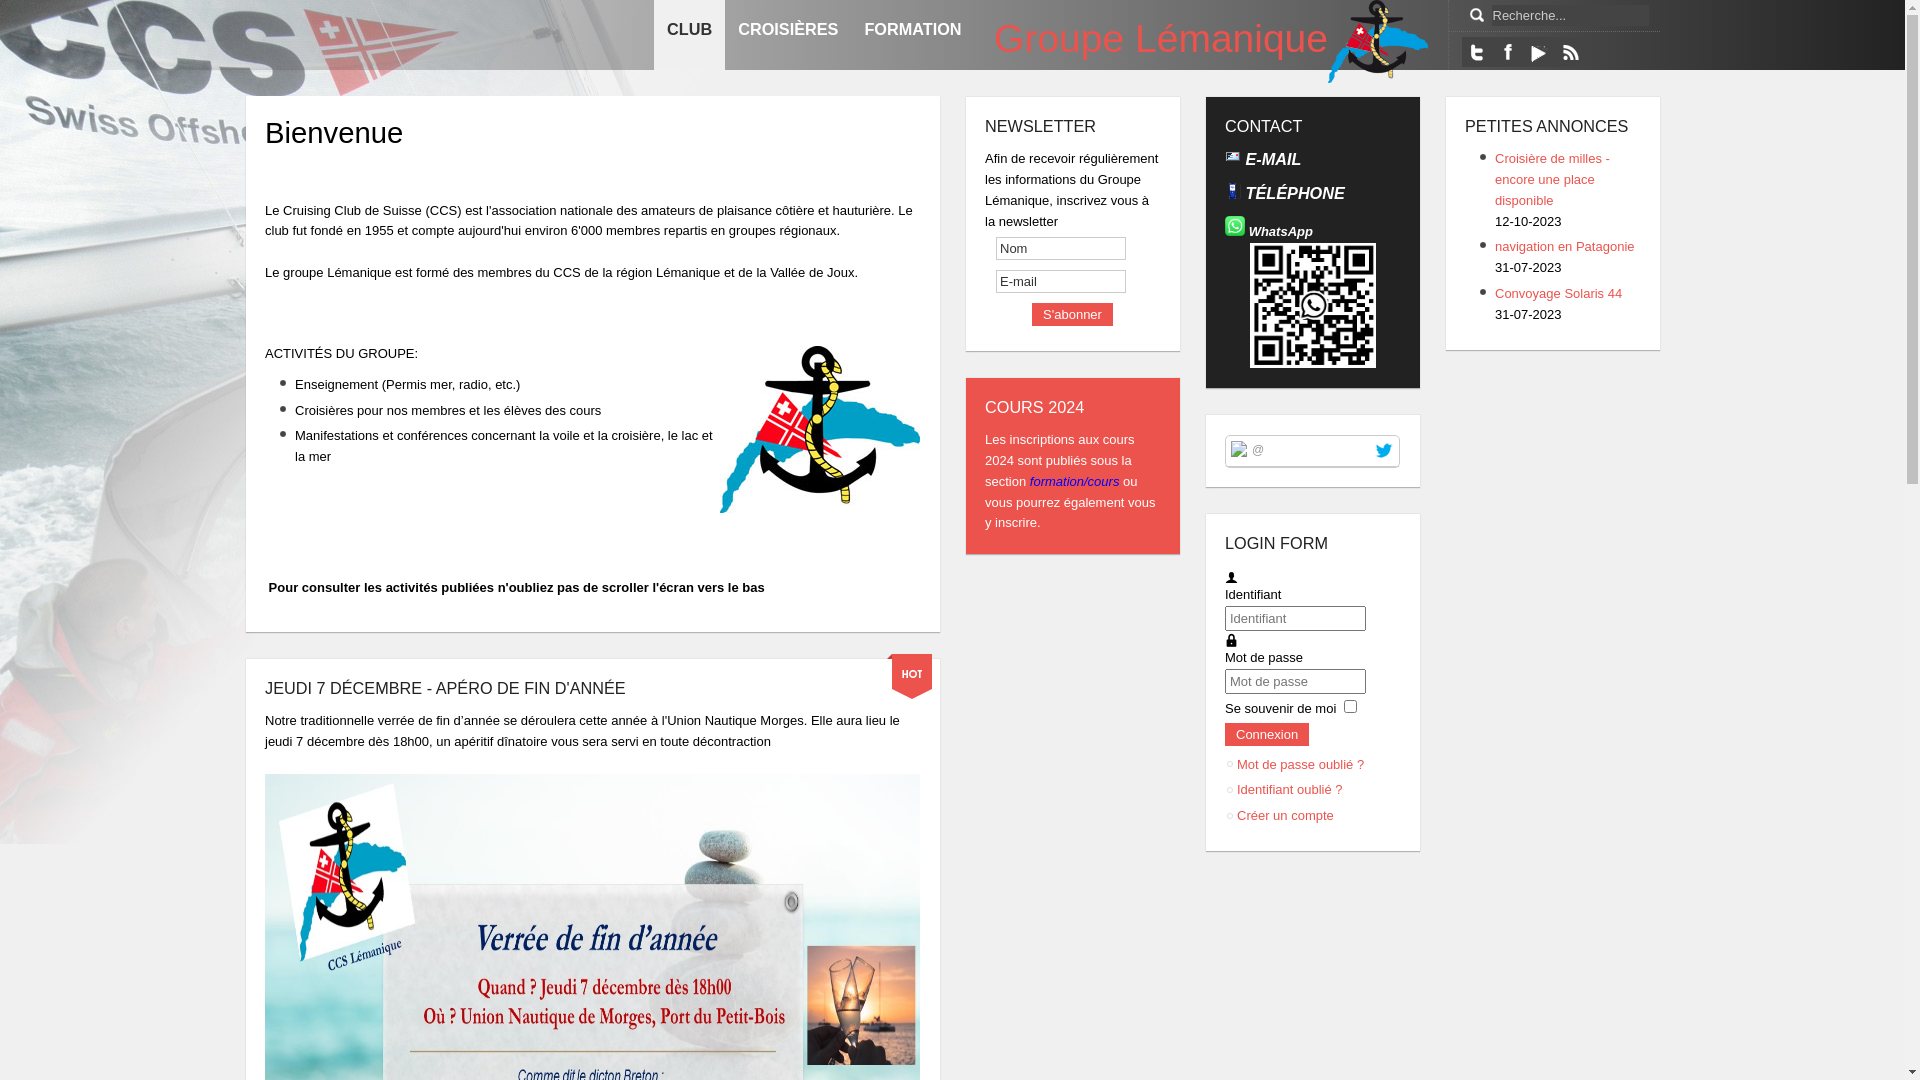 The height and width of the screenshot is (1080, 1920). I want to click on 'FORMATION', so click(911, 34).